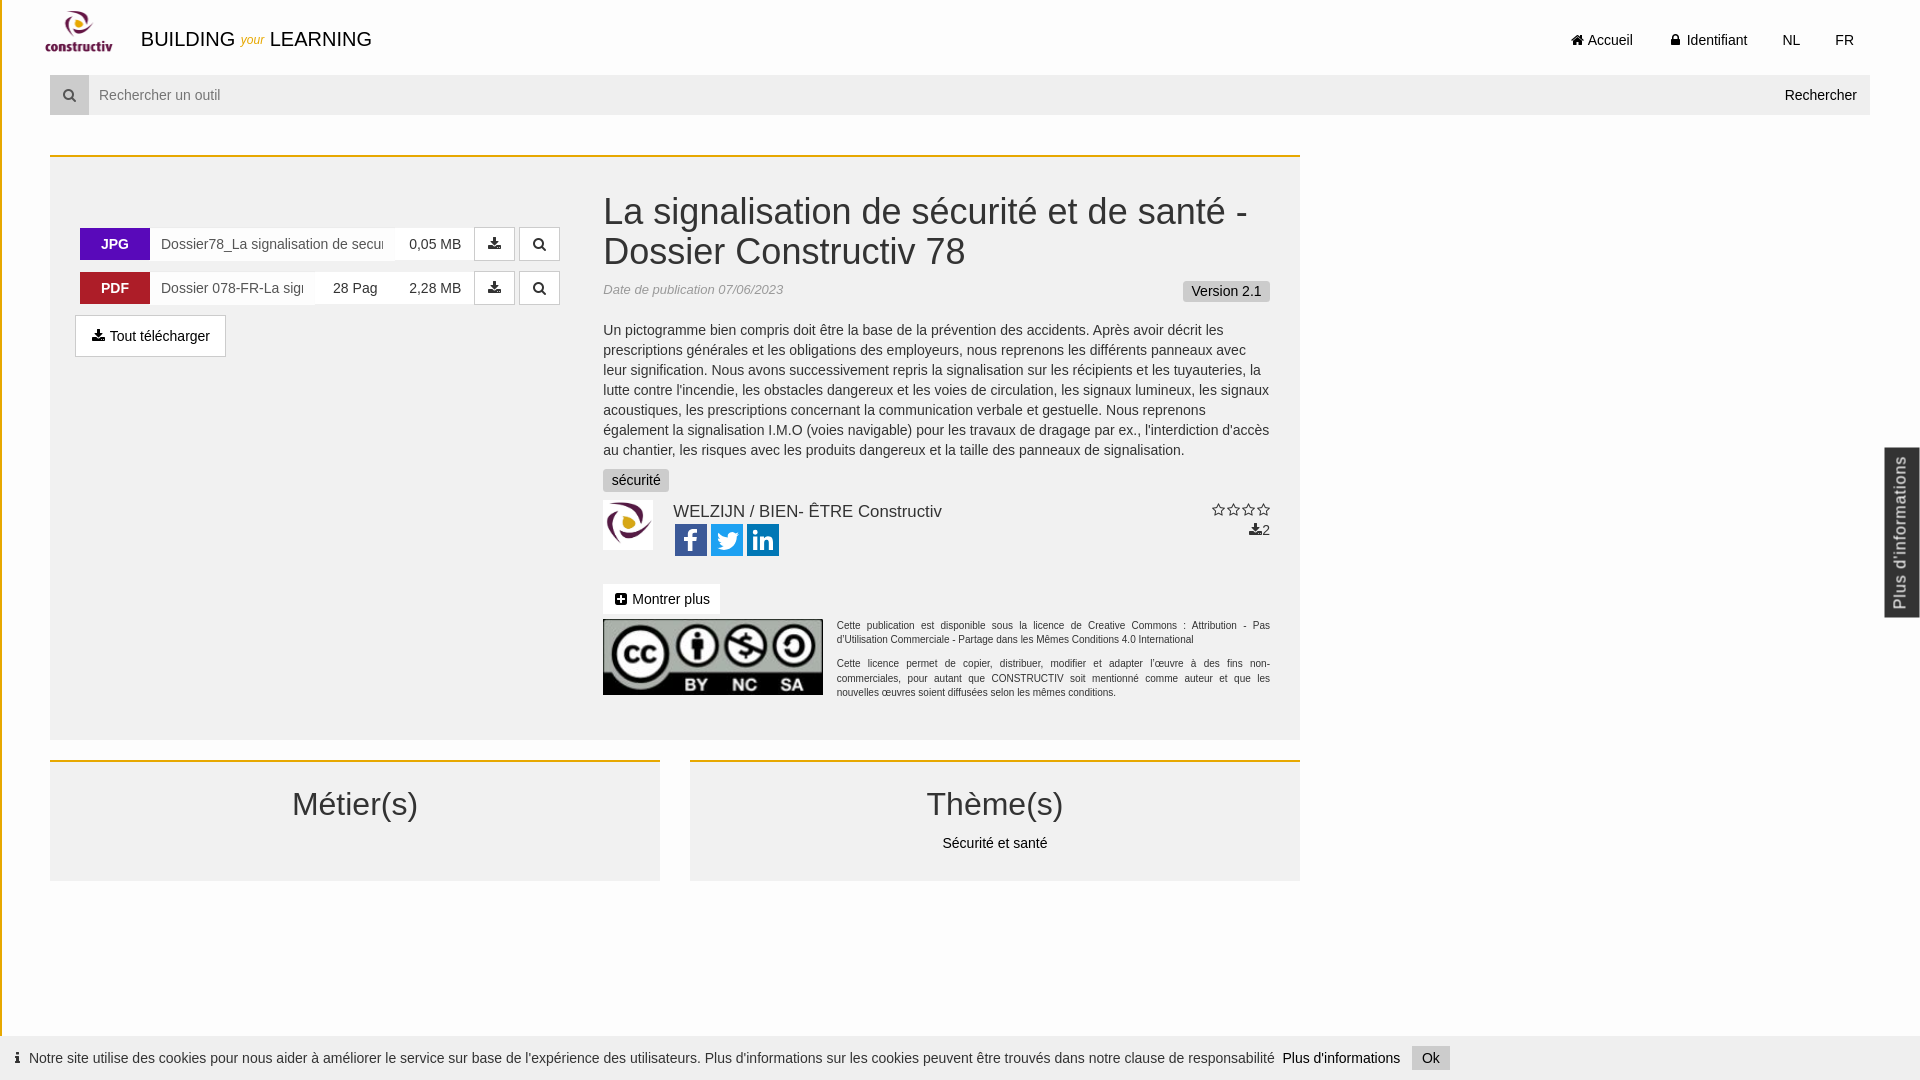  What do you see at coordinates (661, 597) in the screenshot?
I see `' Montrer plus'` at bounding box center [661, 597].